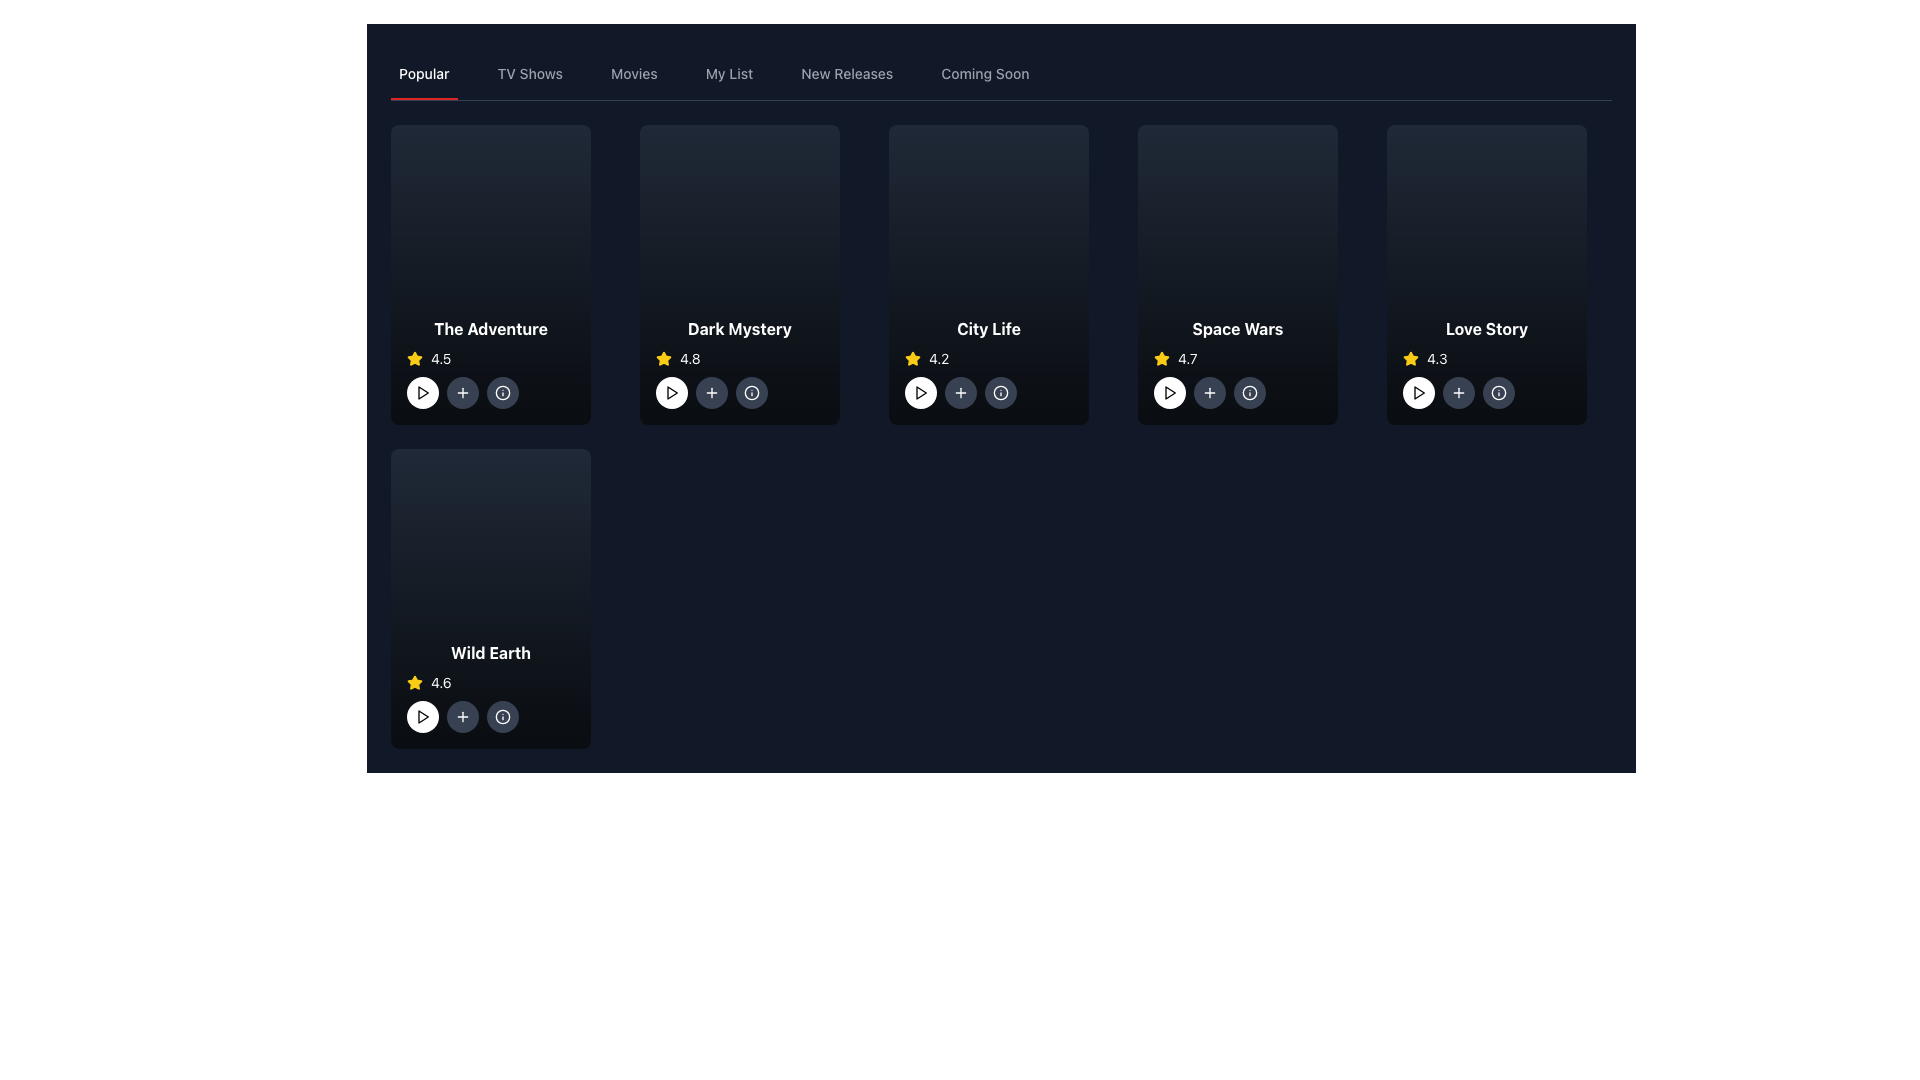  What do you see at coordinates (1208, 393) in the screenshot?
I see `the circular button with a gray background and a white plus icon, which is the second button in a horizontal sequence below the 'Space Wars' card` at bounding box center [1208, 393].